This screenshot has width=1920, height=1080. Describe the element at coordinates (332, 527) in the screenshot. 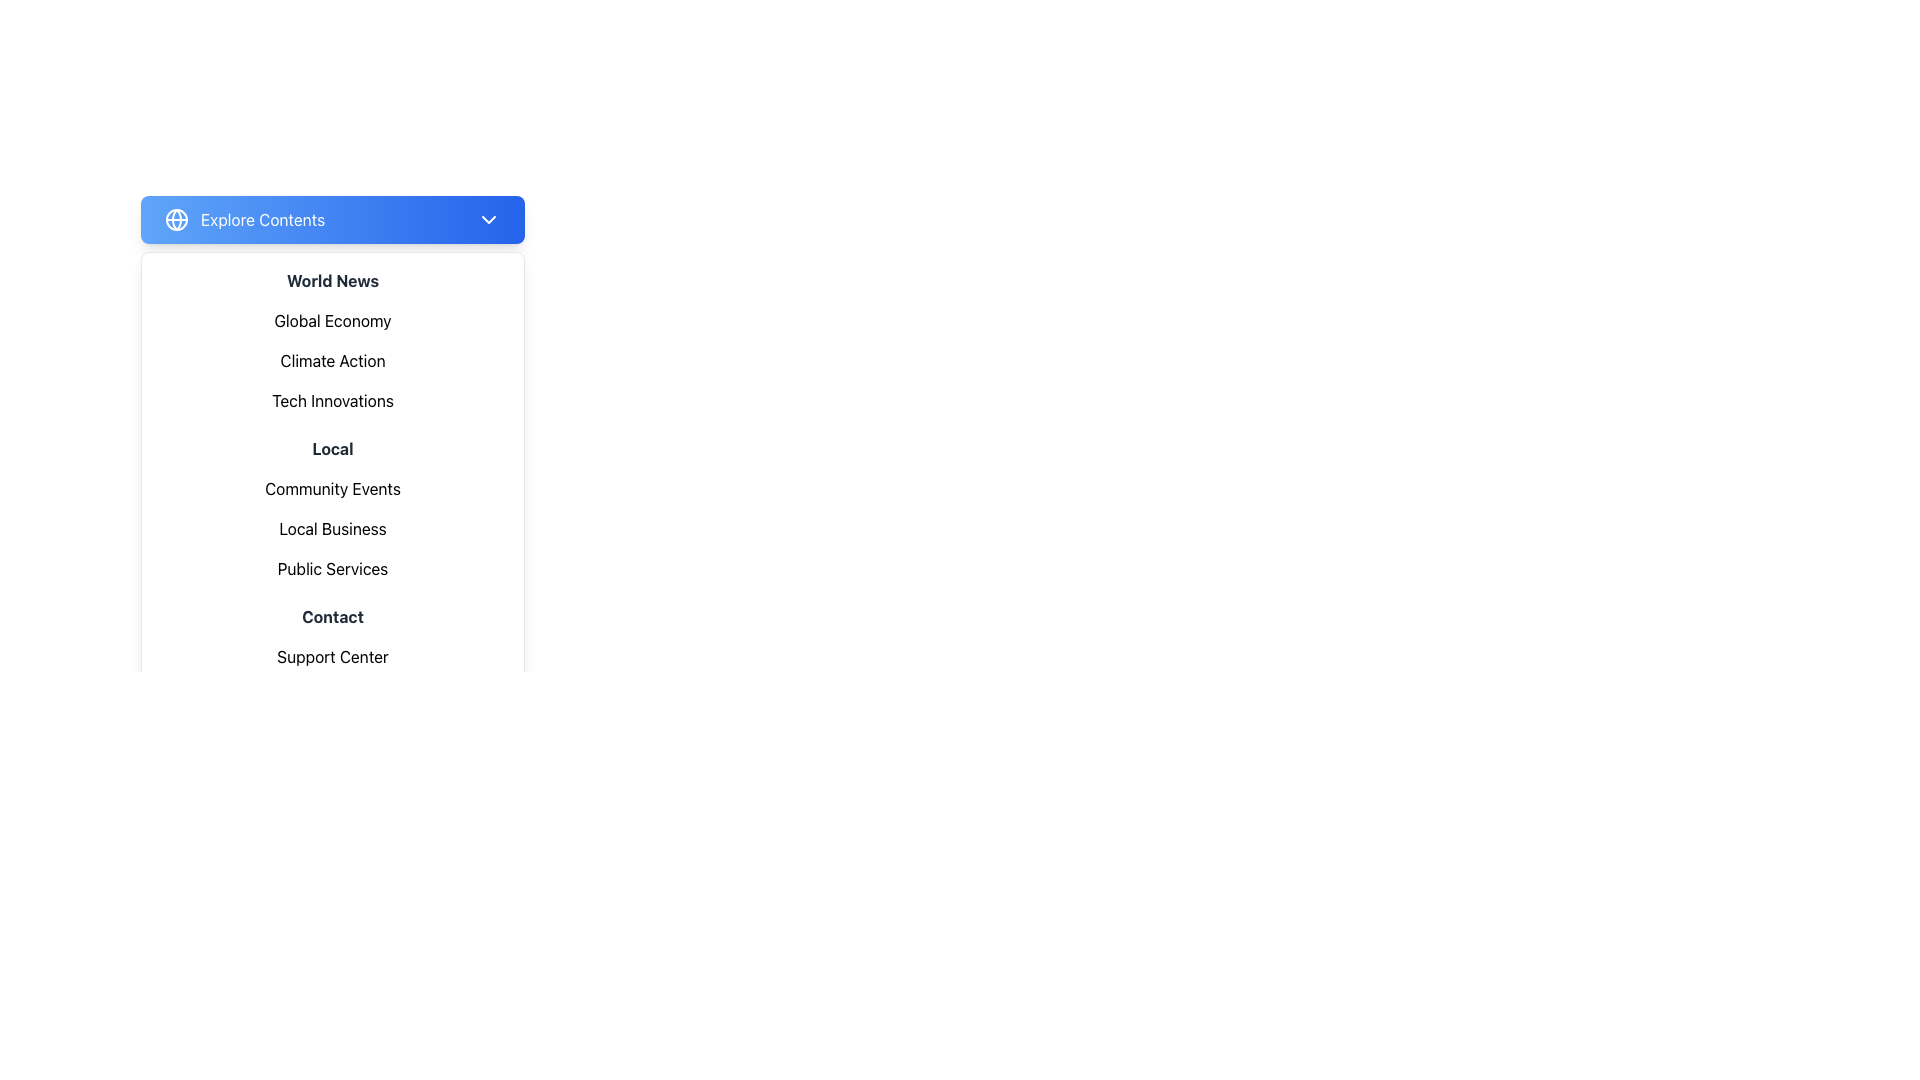

I see `the 'Local Business' clickable menu item` at that location.